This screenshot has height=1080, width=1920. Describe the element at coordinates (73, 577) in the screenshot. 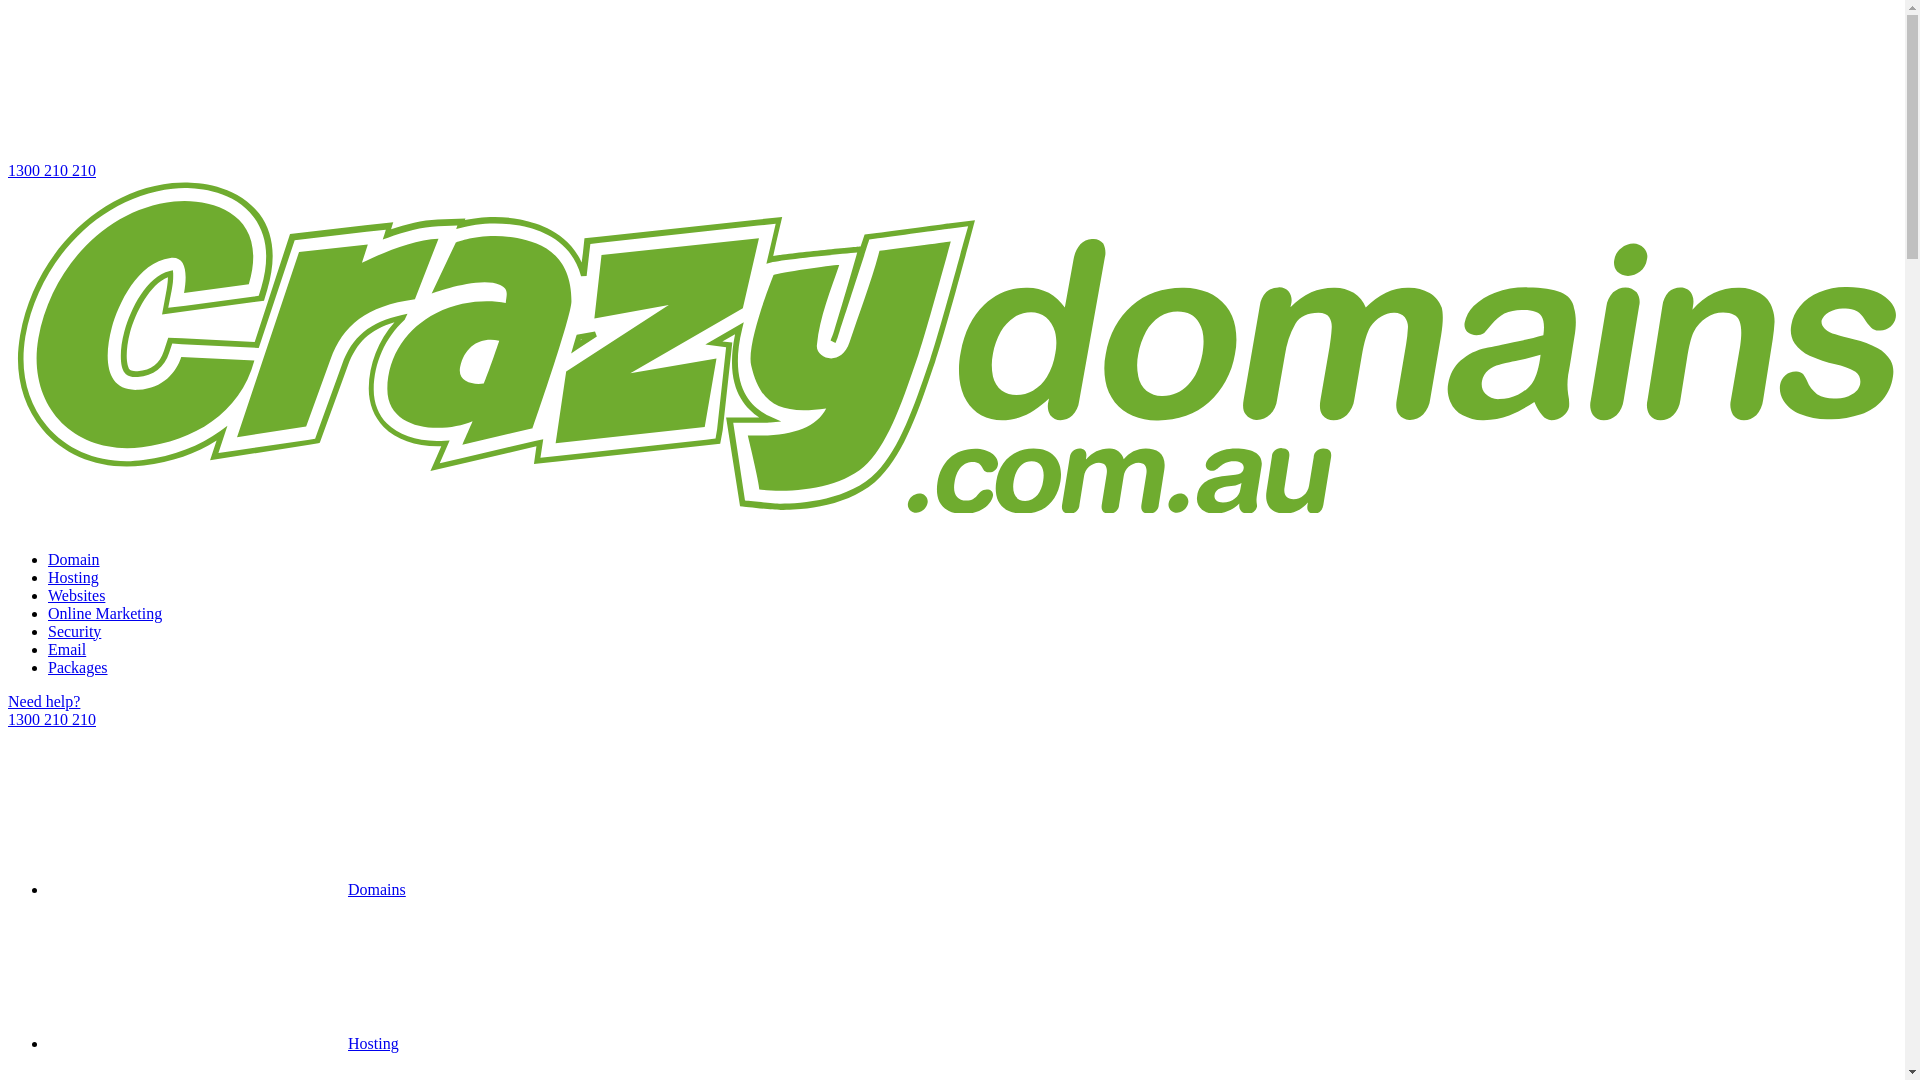

I see `'Hosting'` at that location.